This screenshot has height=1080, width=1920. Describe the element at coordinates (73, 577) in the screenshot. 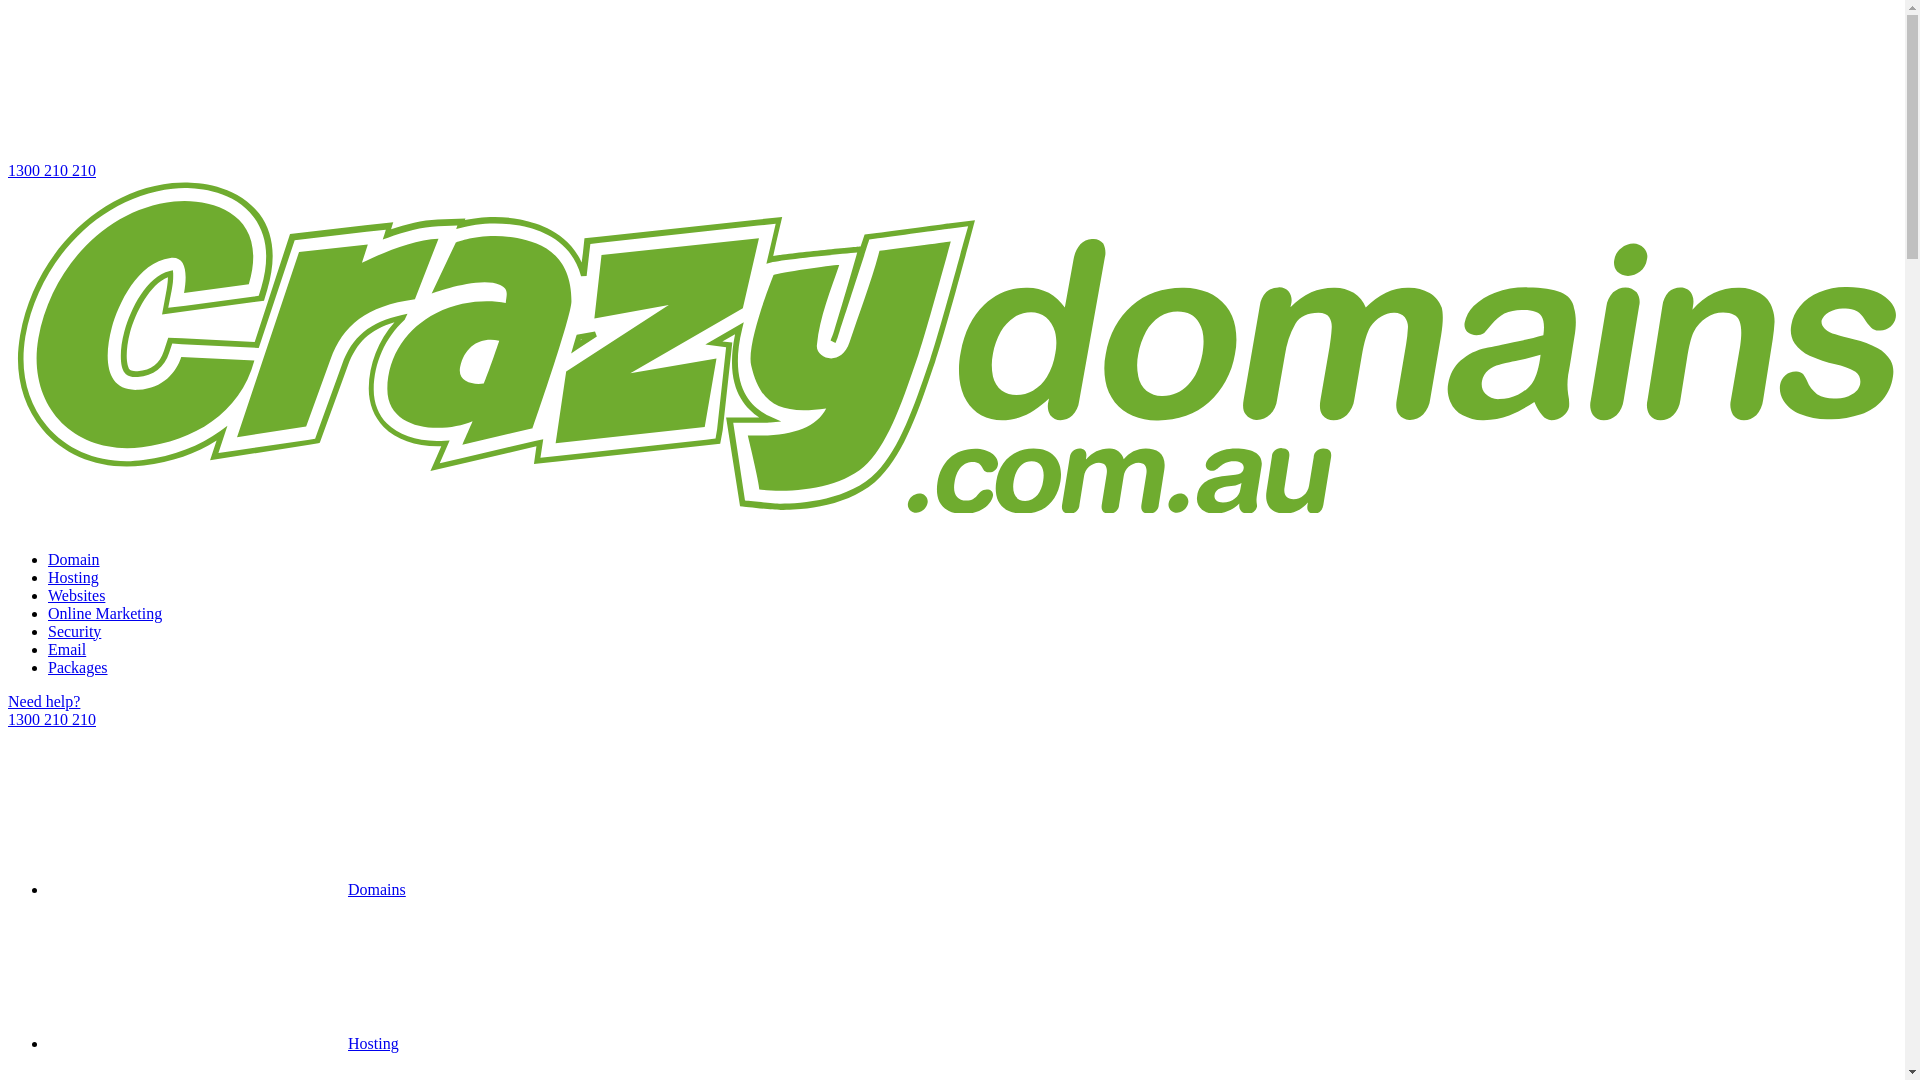

I see `'Hosting'` at that location.